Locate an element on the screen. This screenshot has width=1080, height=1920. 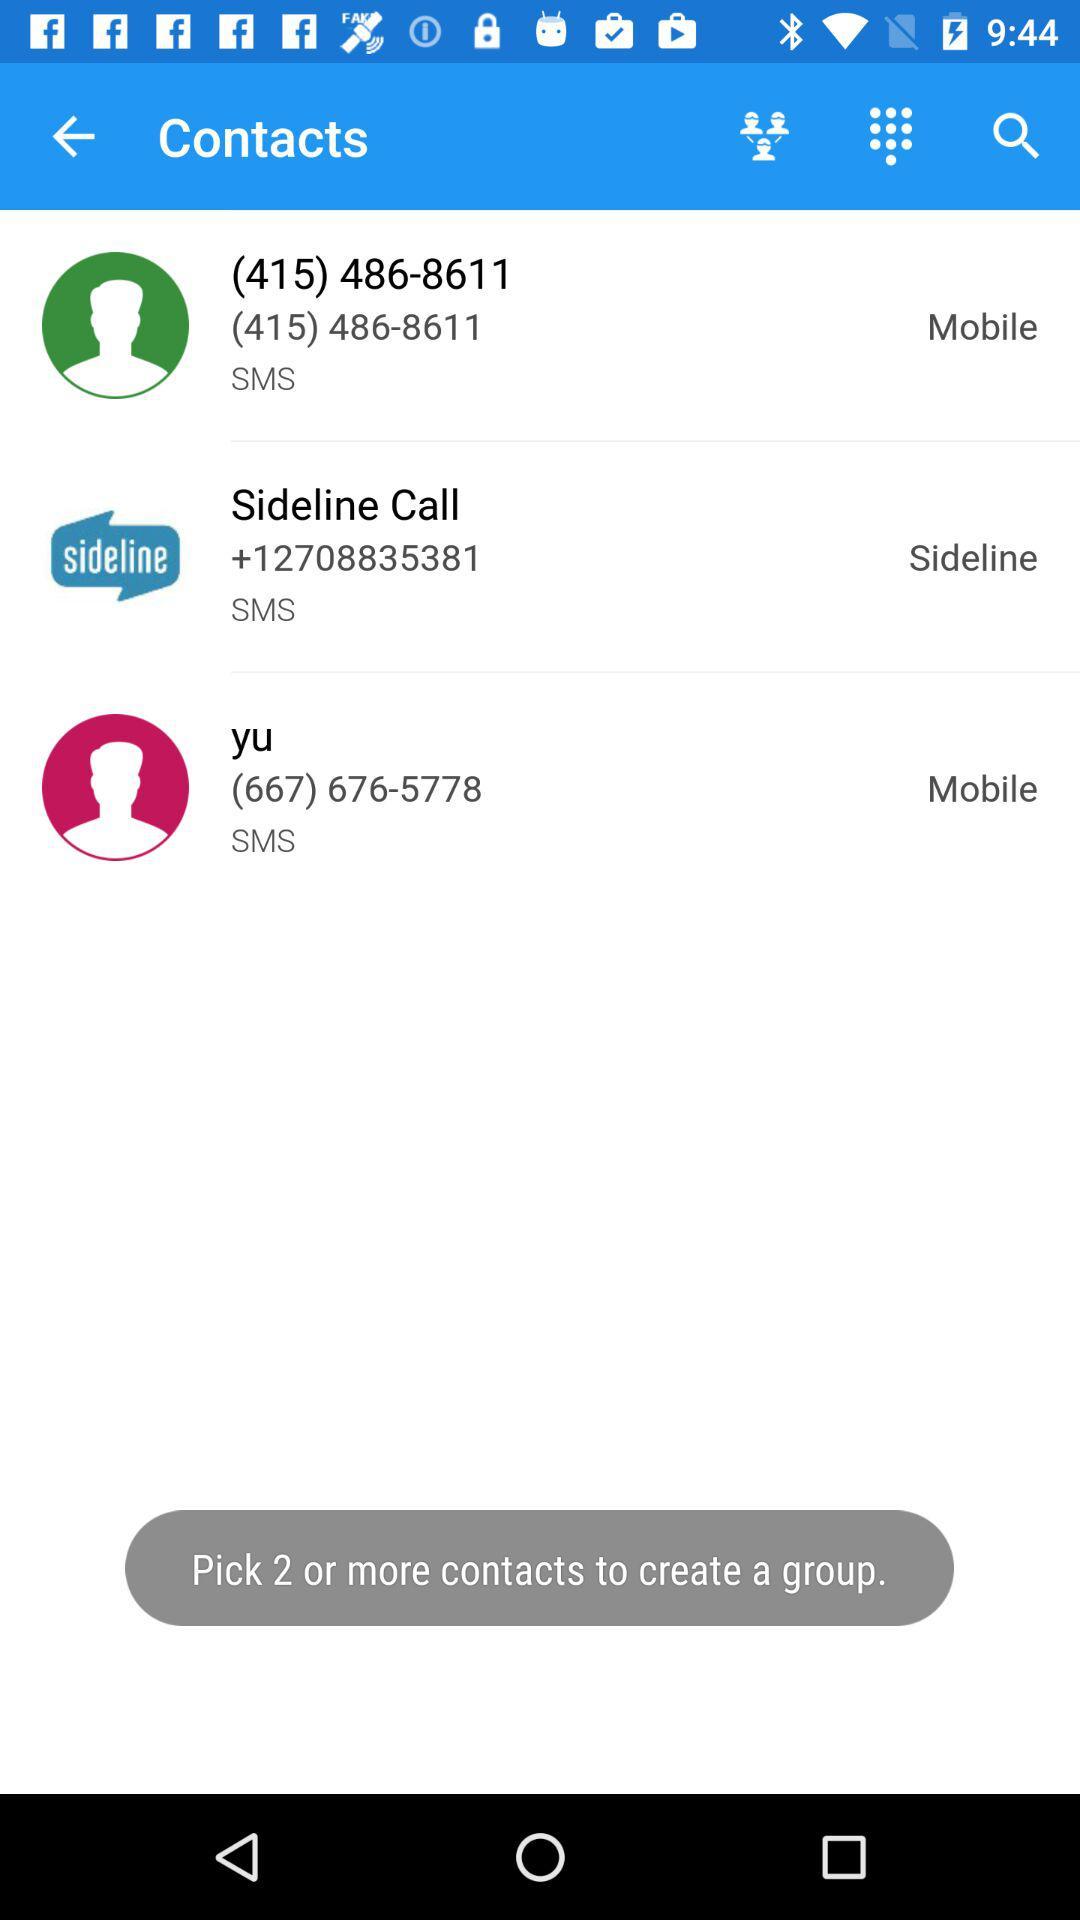
contact is located at coordinates (115, 786).